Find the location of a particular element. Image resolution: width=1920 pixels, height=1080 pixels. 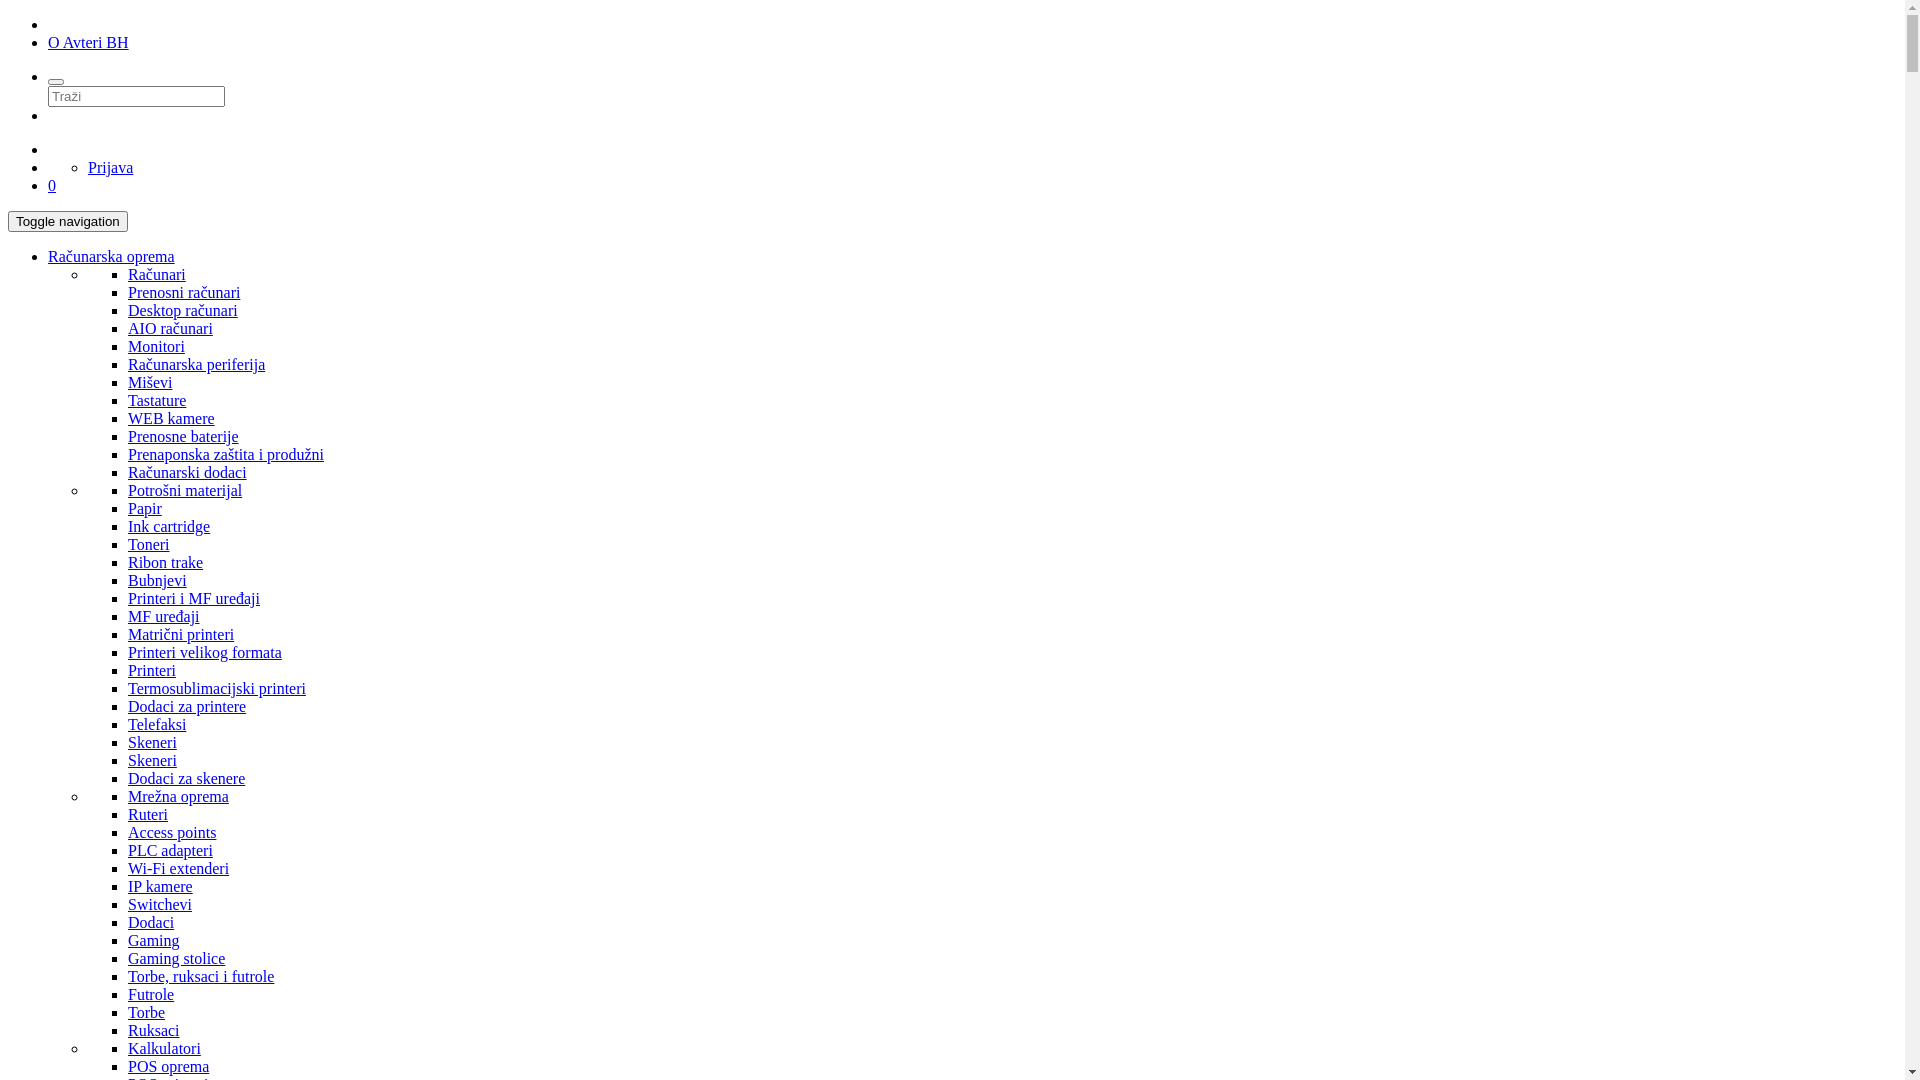

'Gaming stolice' is located at coordinates (176, 957).